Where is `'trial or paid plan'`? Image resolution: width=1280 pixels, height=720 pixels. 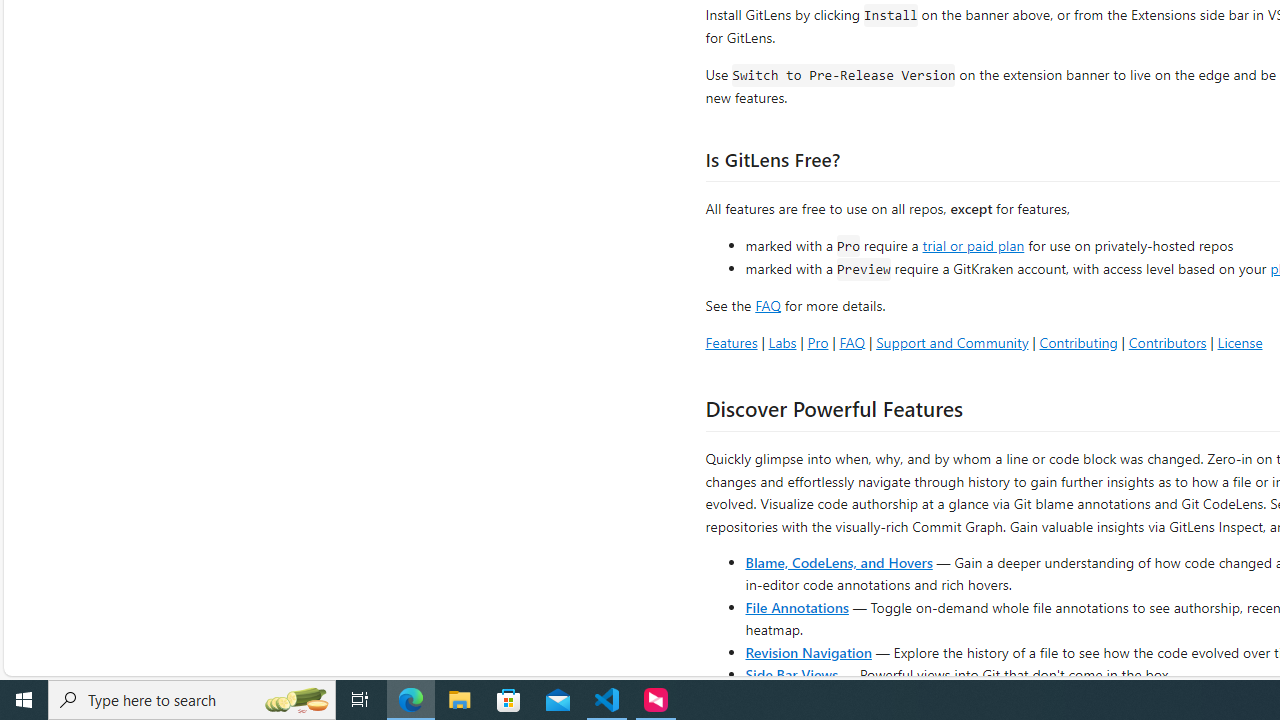
'trial or paid plan' is located at coordinates (973, 243).